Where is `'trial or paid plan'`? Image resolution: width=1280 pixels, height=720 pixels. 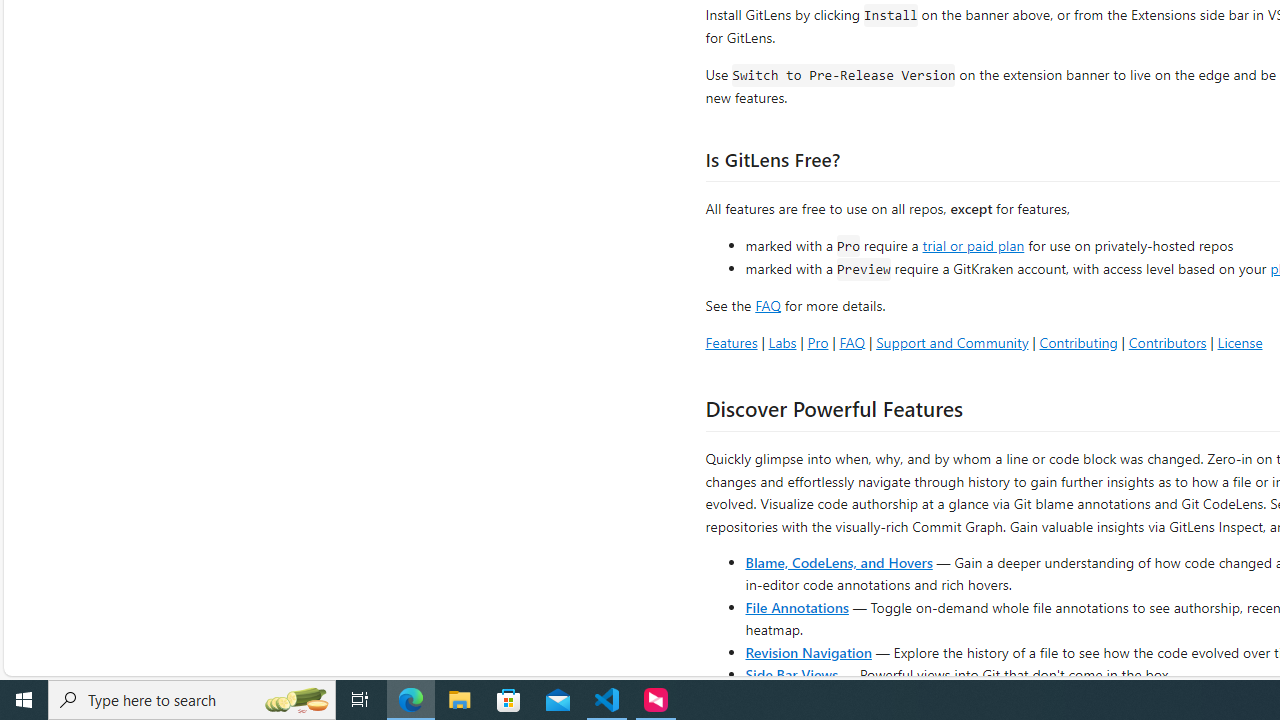
'trial or paid plan' is located at coordinates (973, 243).